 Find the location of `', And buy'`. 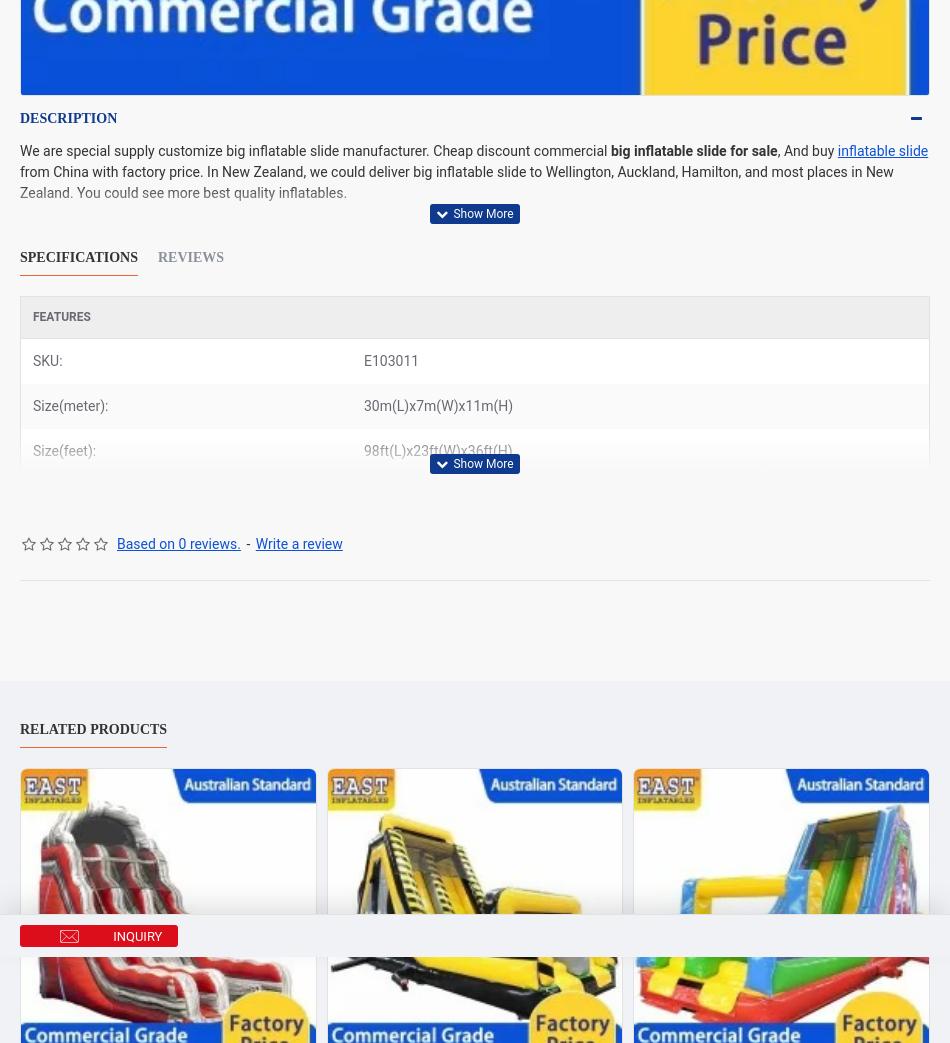

', And buy' is located at coordinates (806, 150).